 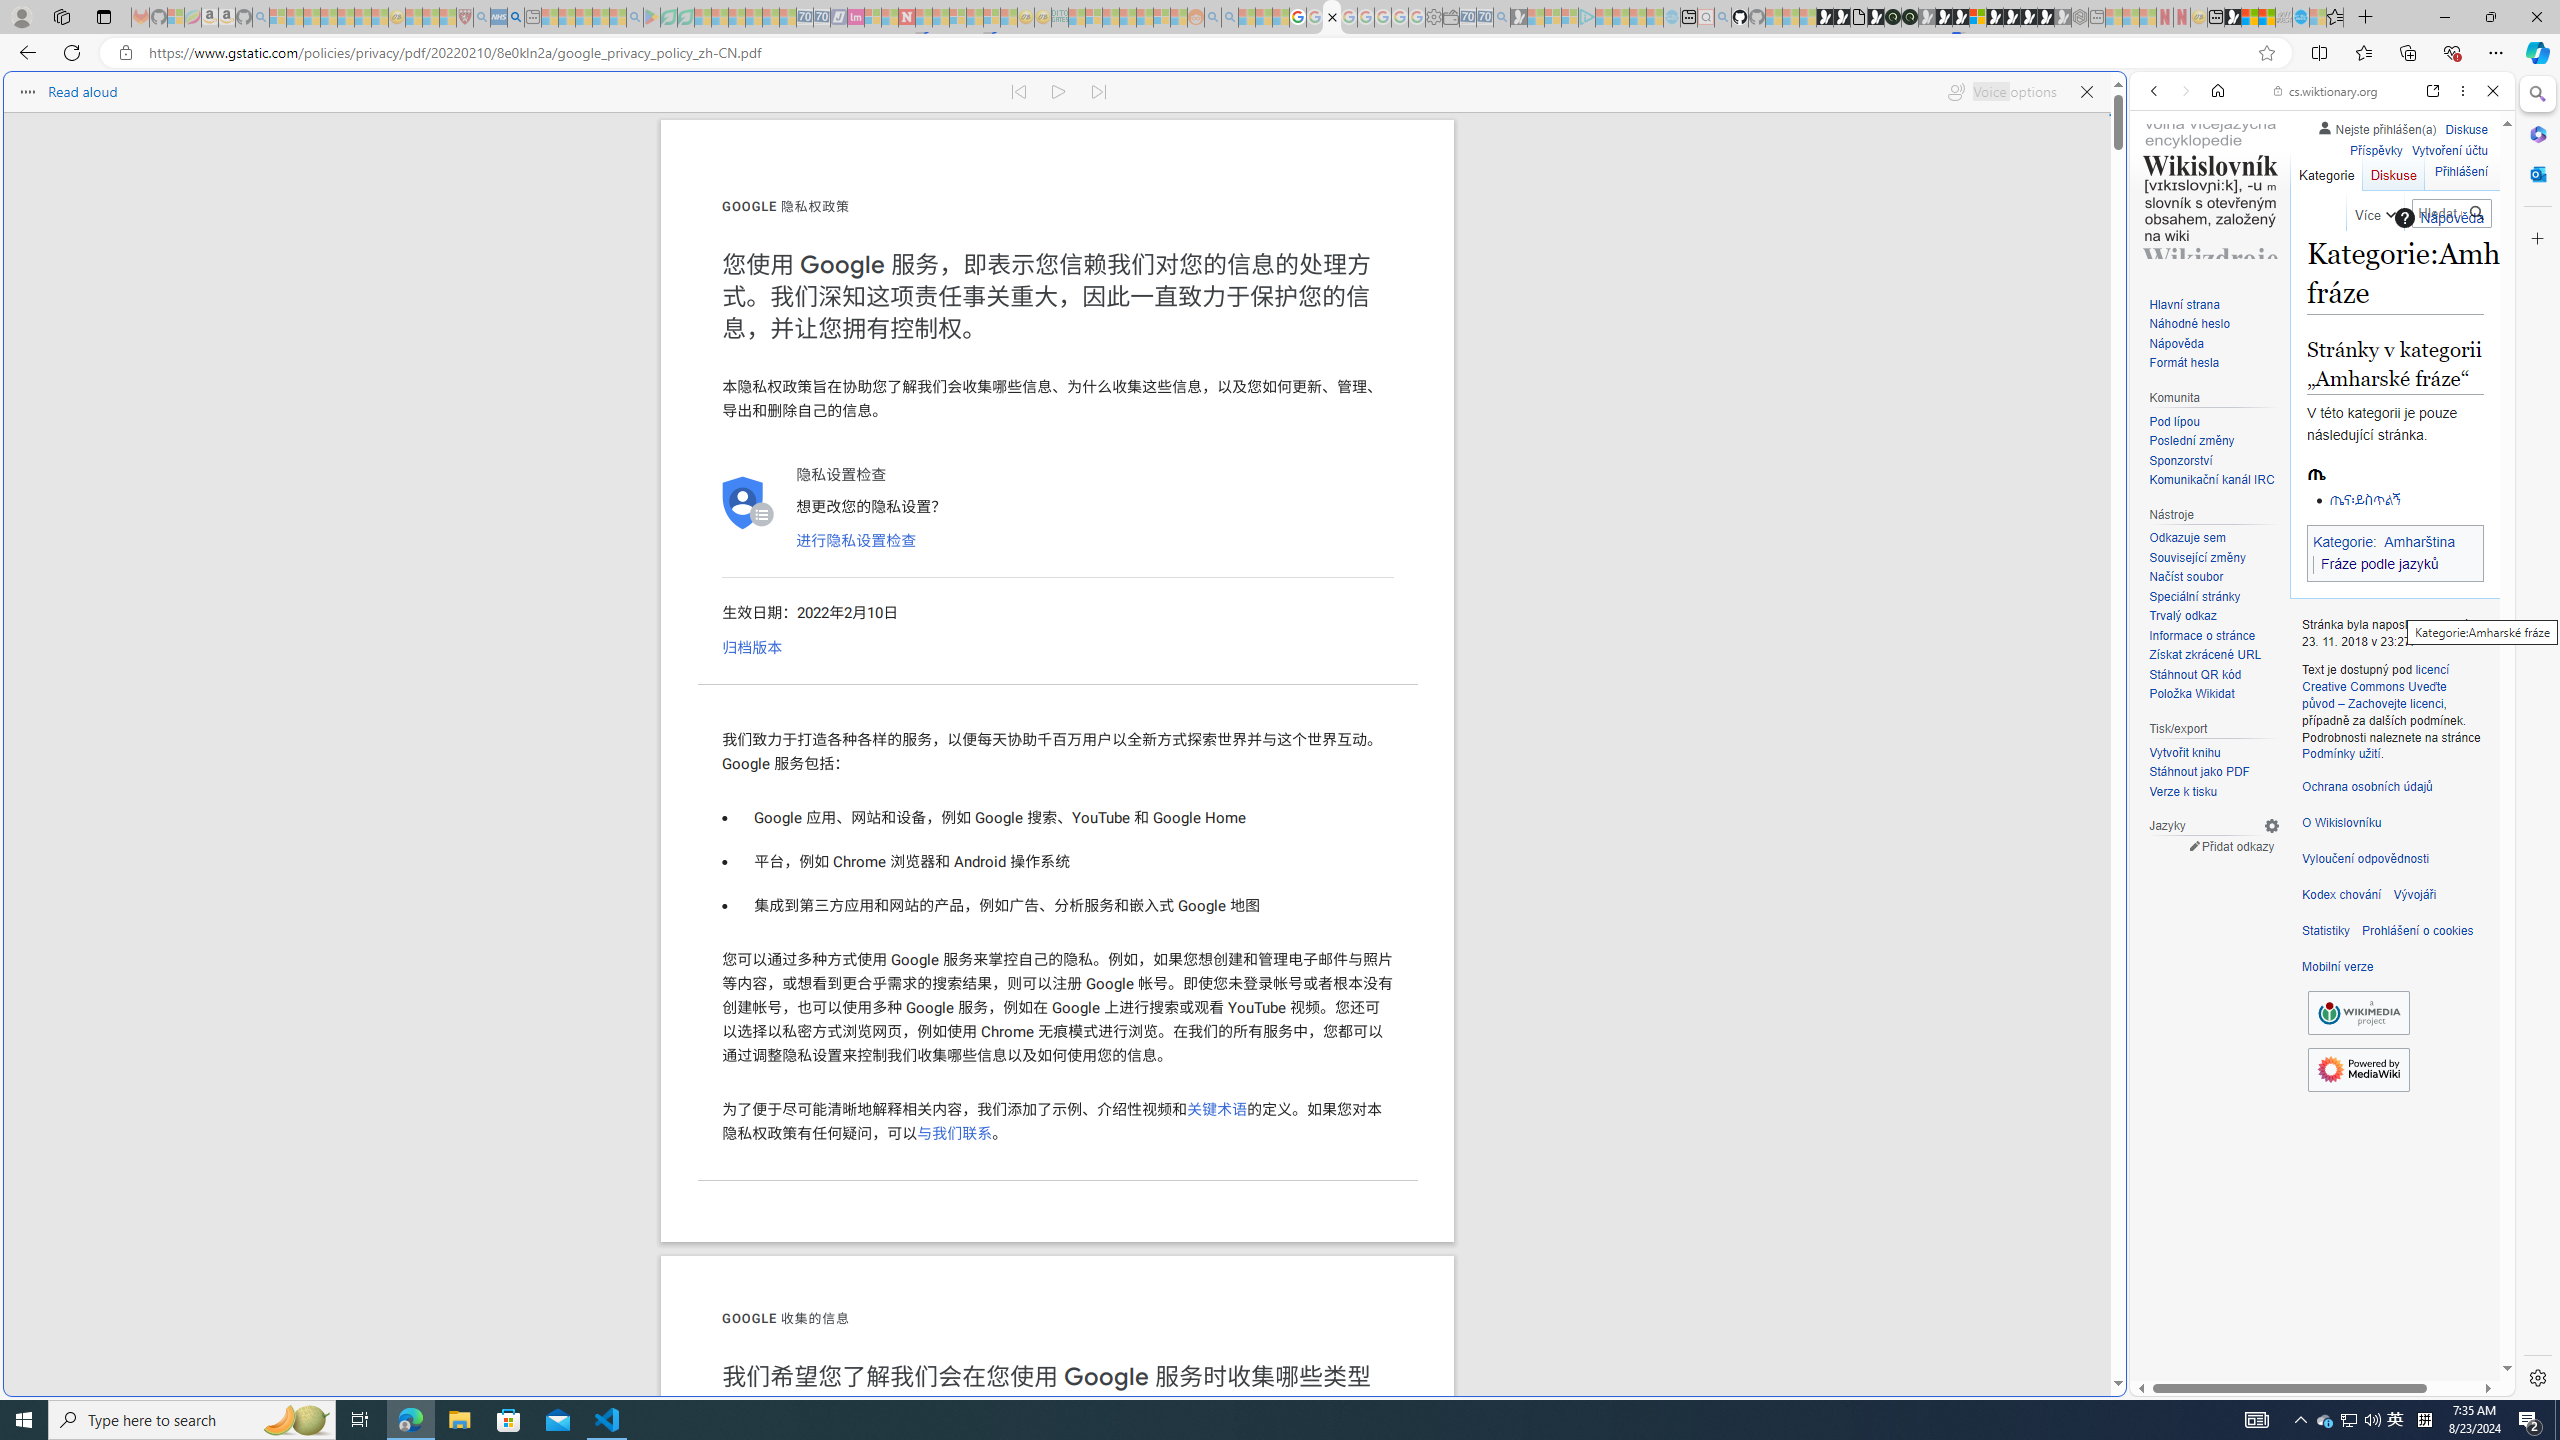 What do you see at coordinates (1098, 91) in the screenshot?
I see `'Read next paragraph'` at bounding box center [1098, 91].